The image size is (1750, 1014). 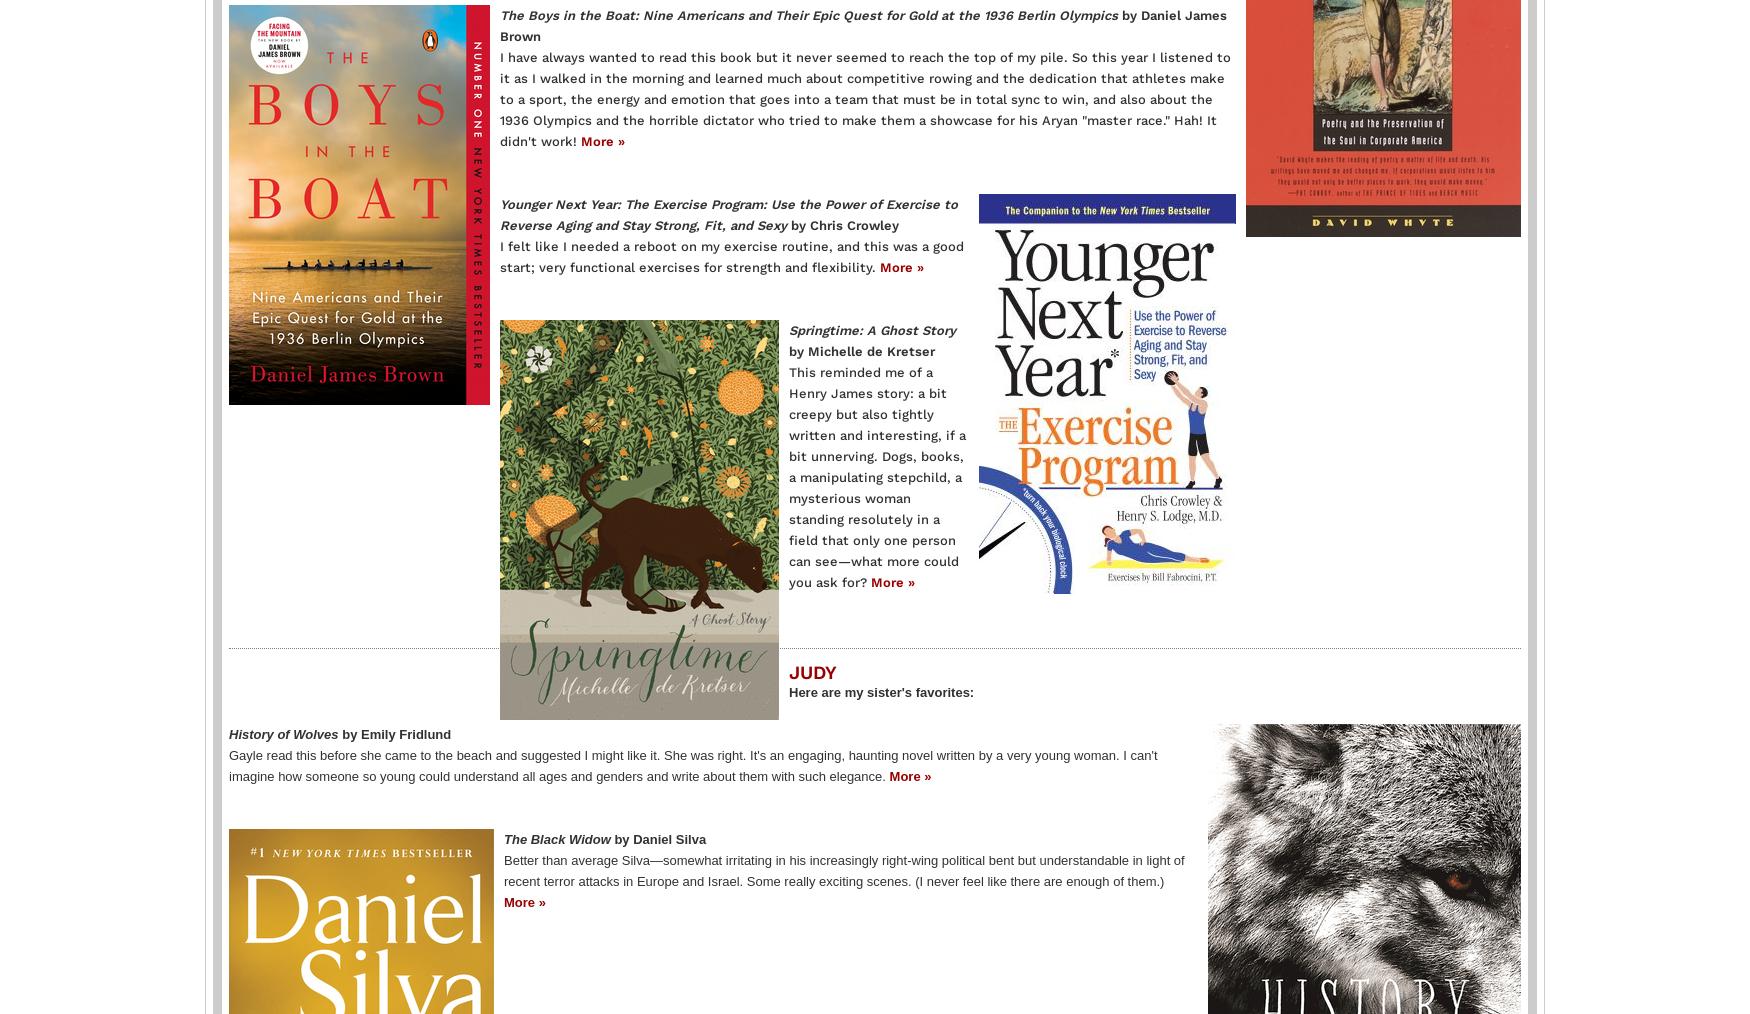 I want to click on 'I have always wanted to read this book but it never seemed to reach the top of my pile. So this year I listened to it as I walked in the morning and learned much about competitive rowing and the dedication that athletes make to a sport, the energy and emotion that goes into a team that must be in total sync to win, and also about the 1936 Olympics and the horrible dictator who tried to make them a showcase for his Aryan "master race." Hah! It didn't work!', so click(x=865, y=98).